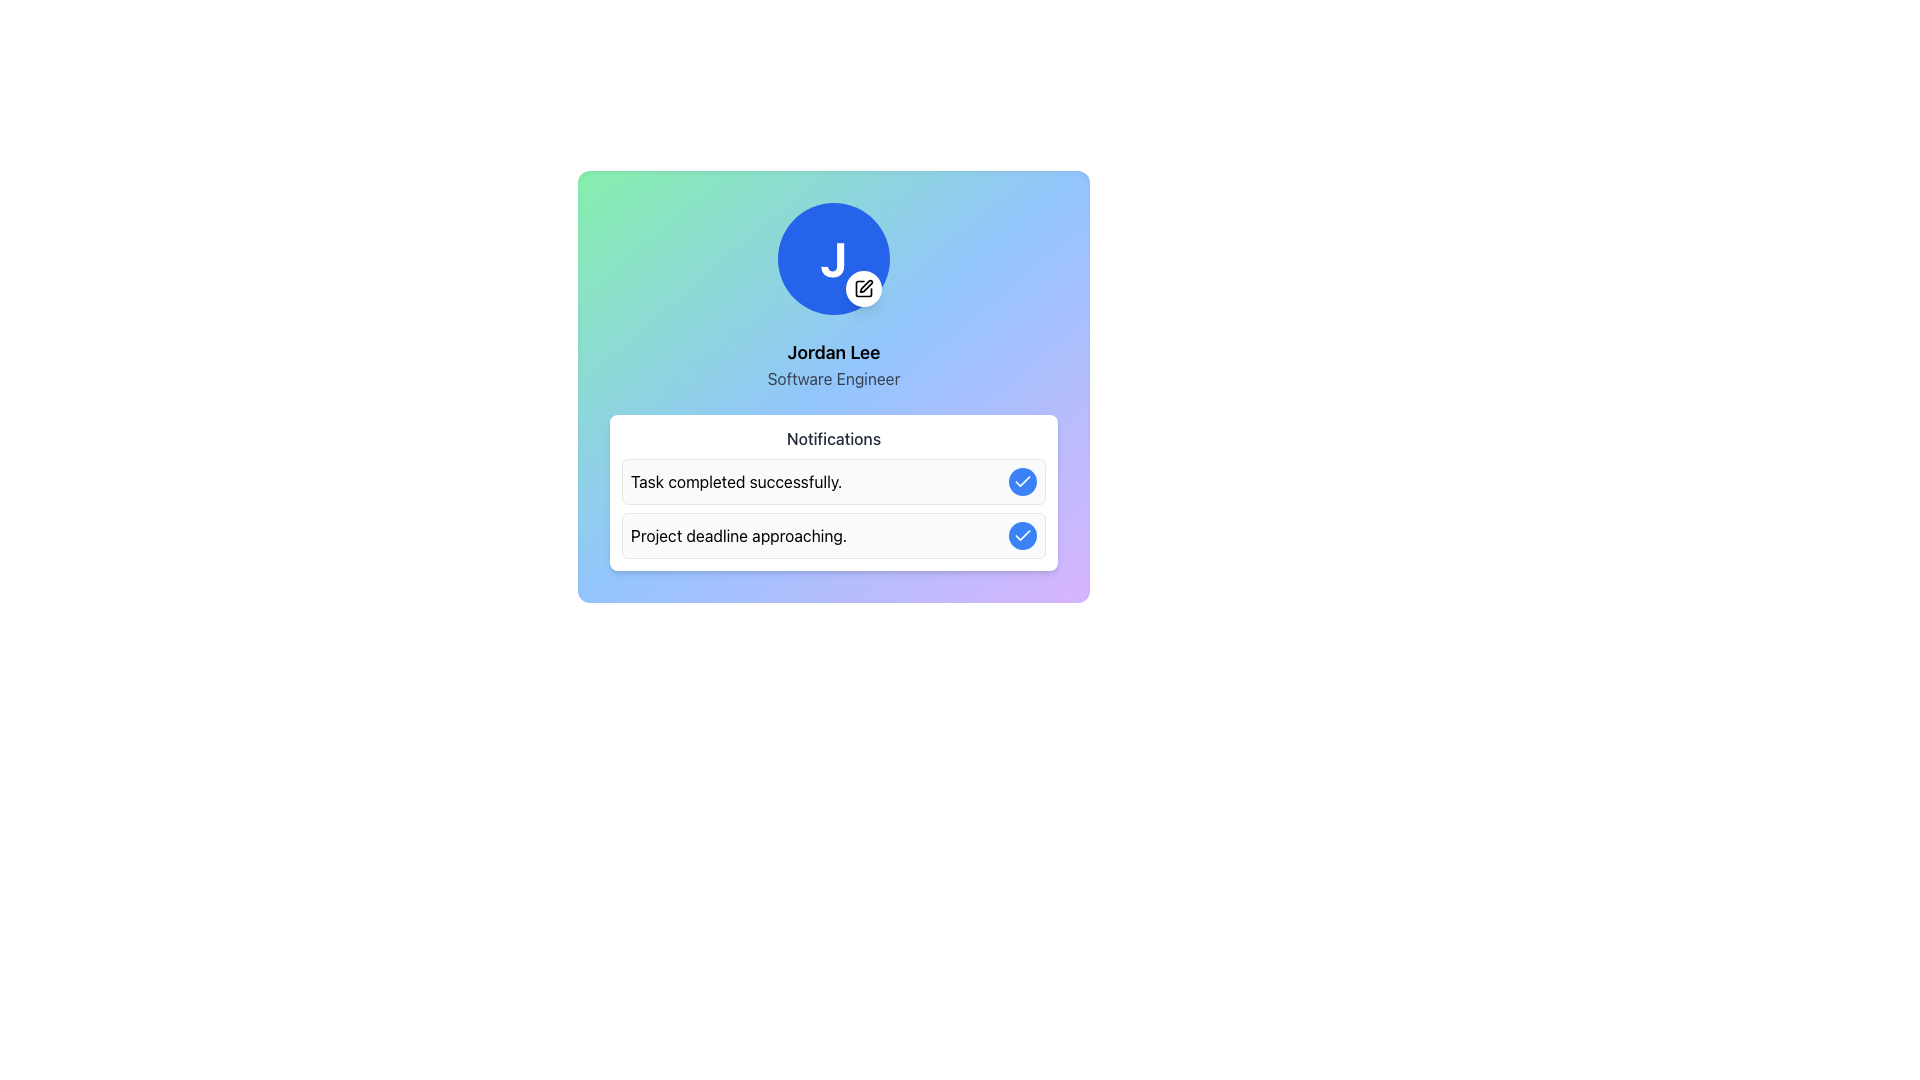  What do you see at coordinates (1022, 535) in the screenshot?
I see `the confirmation button located at the far right of the notification item labeled 'Project deadline approaching' to confirm the task` at bounding box center [1022, 535].